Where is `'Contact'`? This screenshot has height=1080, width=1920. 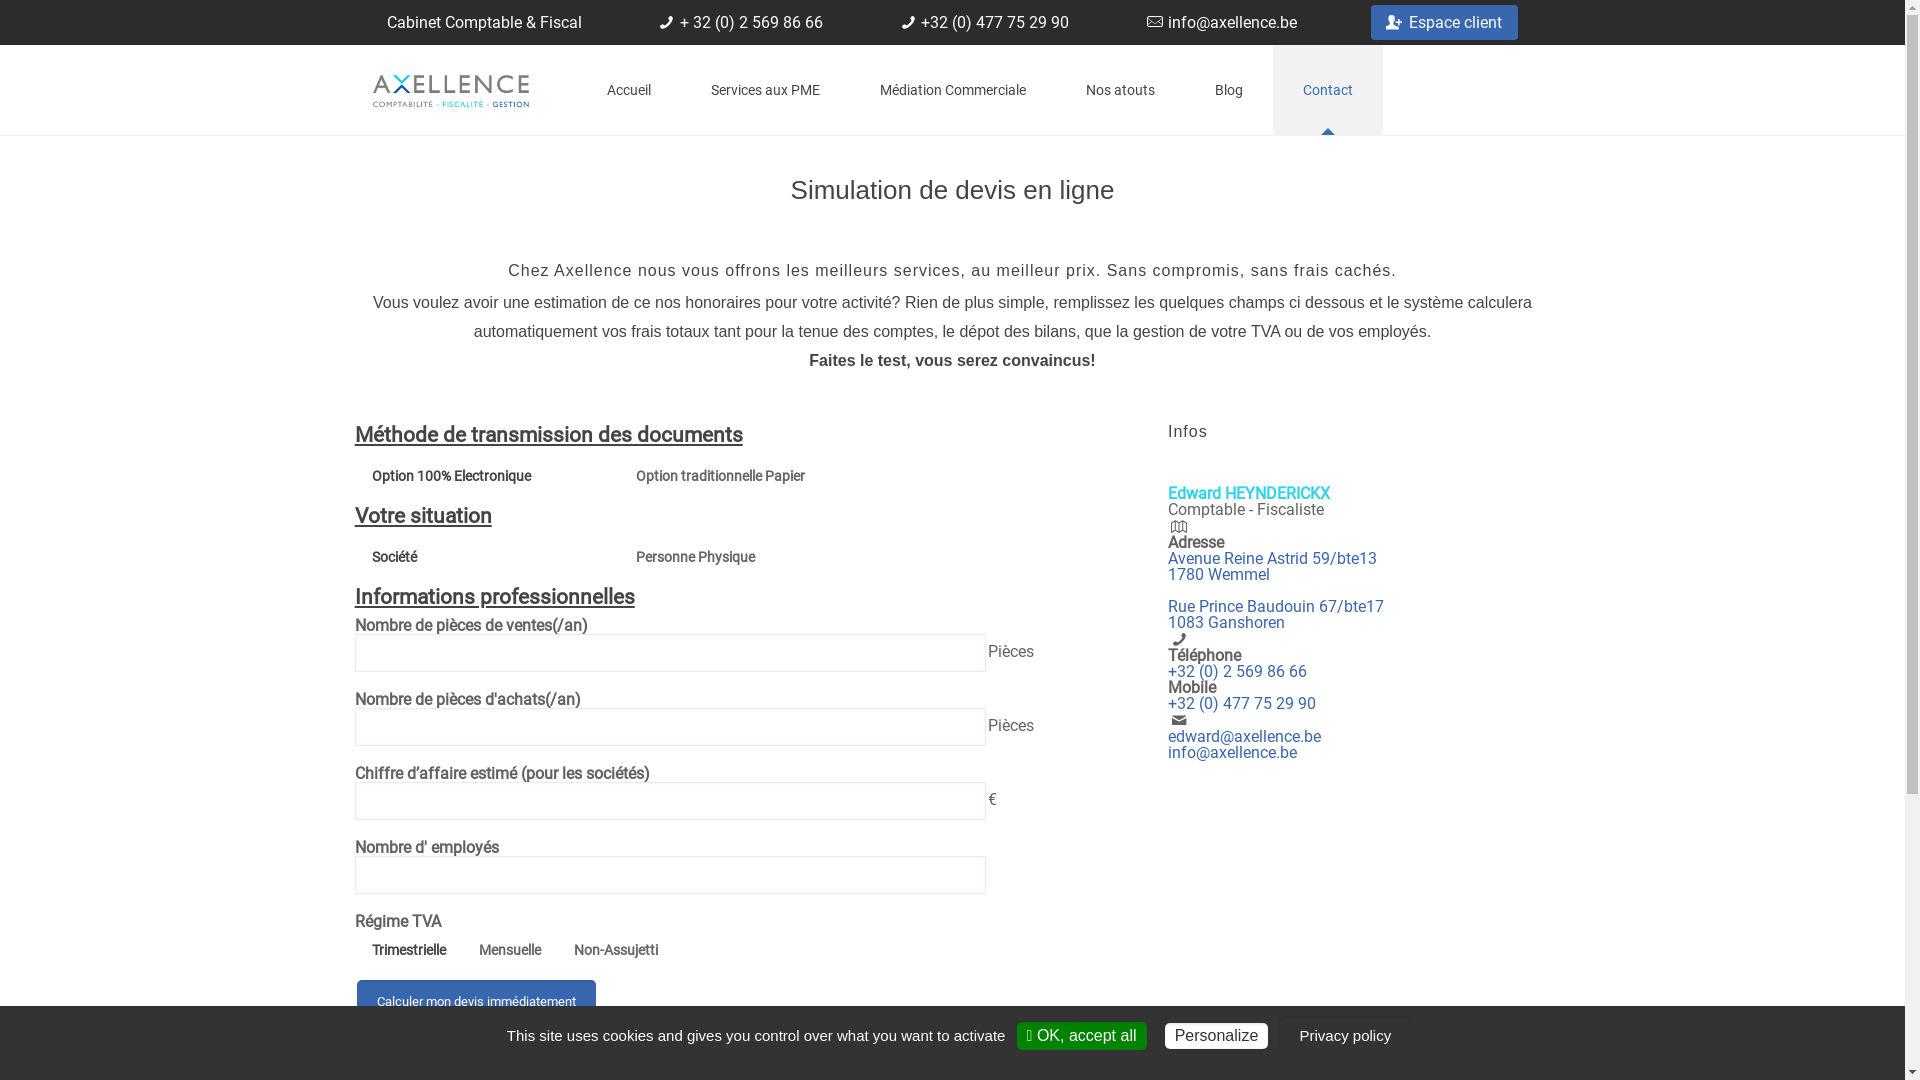
'Contact' is located at coordinates (1326, 88).